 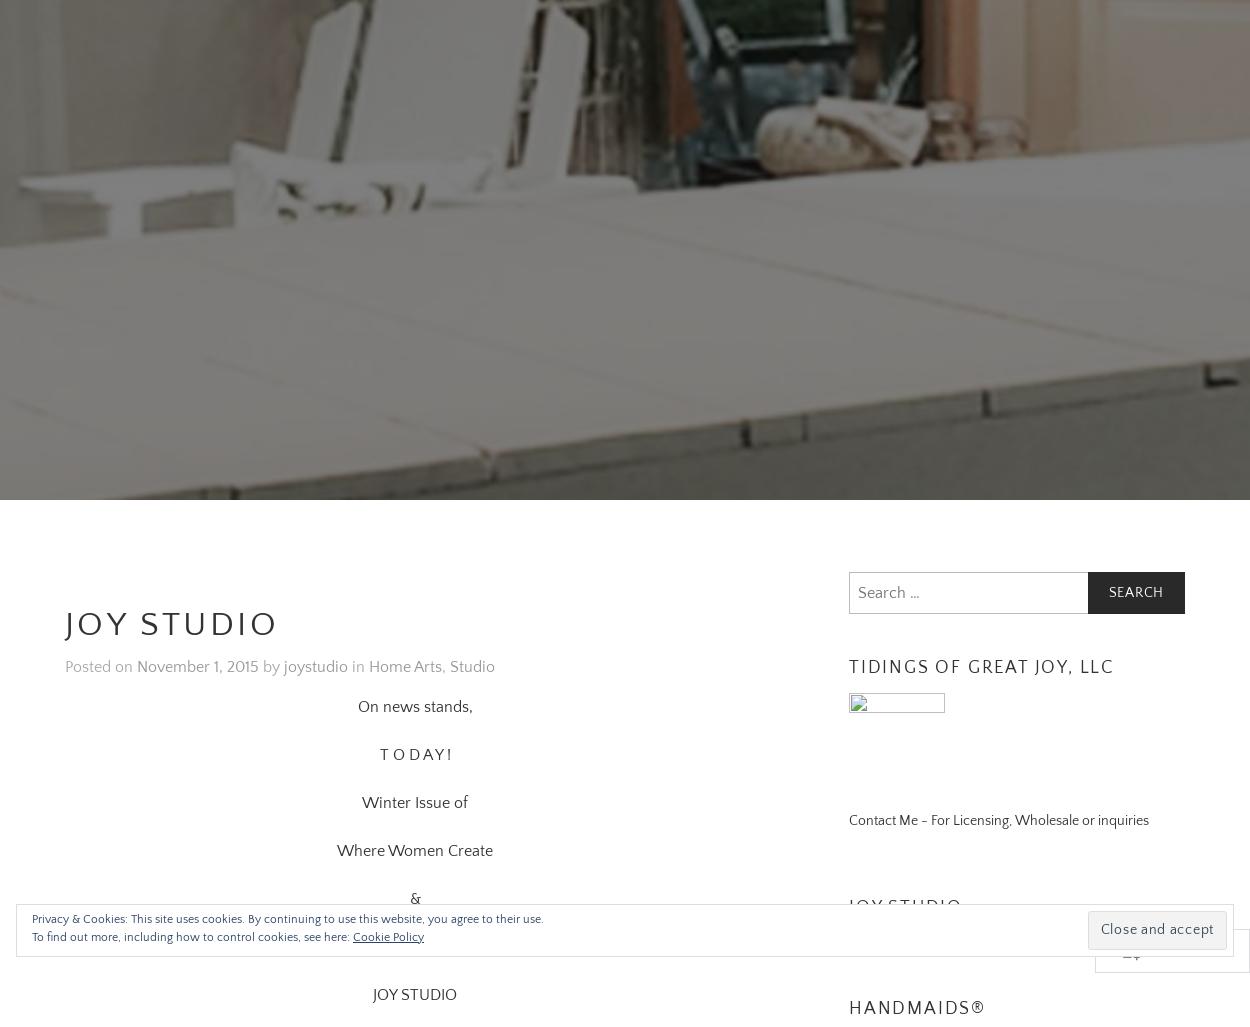 I want to click on 'joystudio', so click(x=284, y=642).